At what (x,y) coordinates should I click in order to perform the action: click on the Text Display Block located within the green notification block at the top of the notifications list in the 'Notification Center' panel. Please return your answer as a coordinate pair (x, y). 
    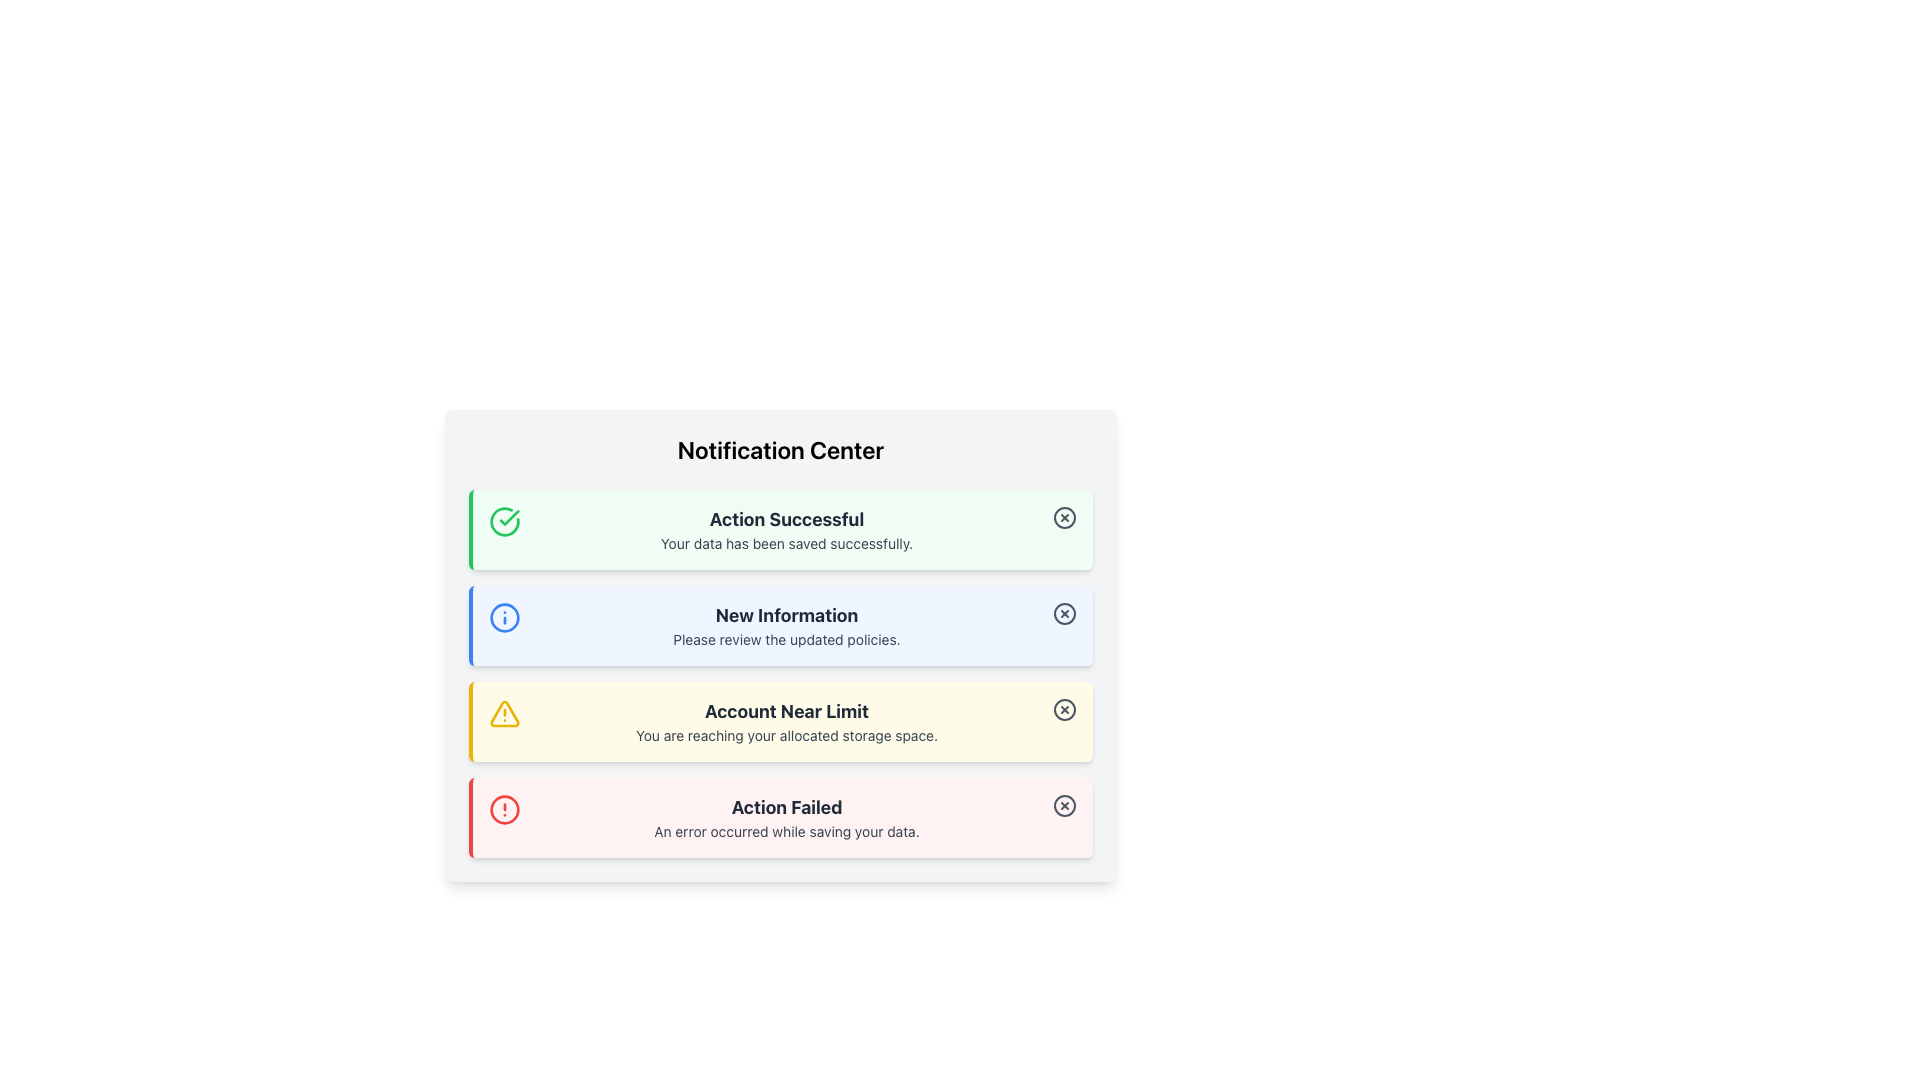
    Looking at the image, I should click on (786, 528).